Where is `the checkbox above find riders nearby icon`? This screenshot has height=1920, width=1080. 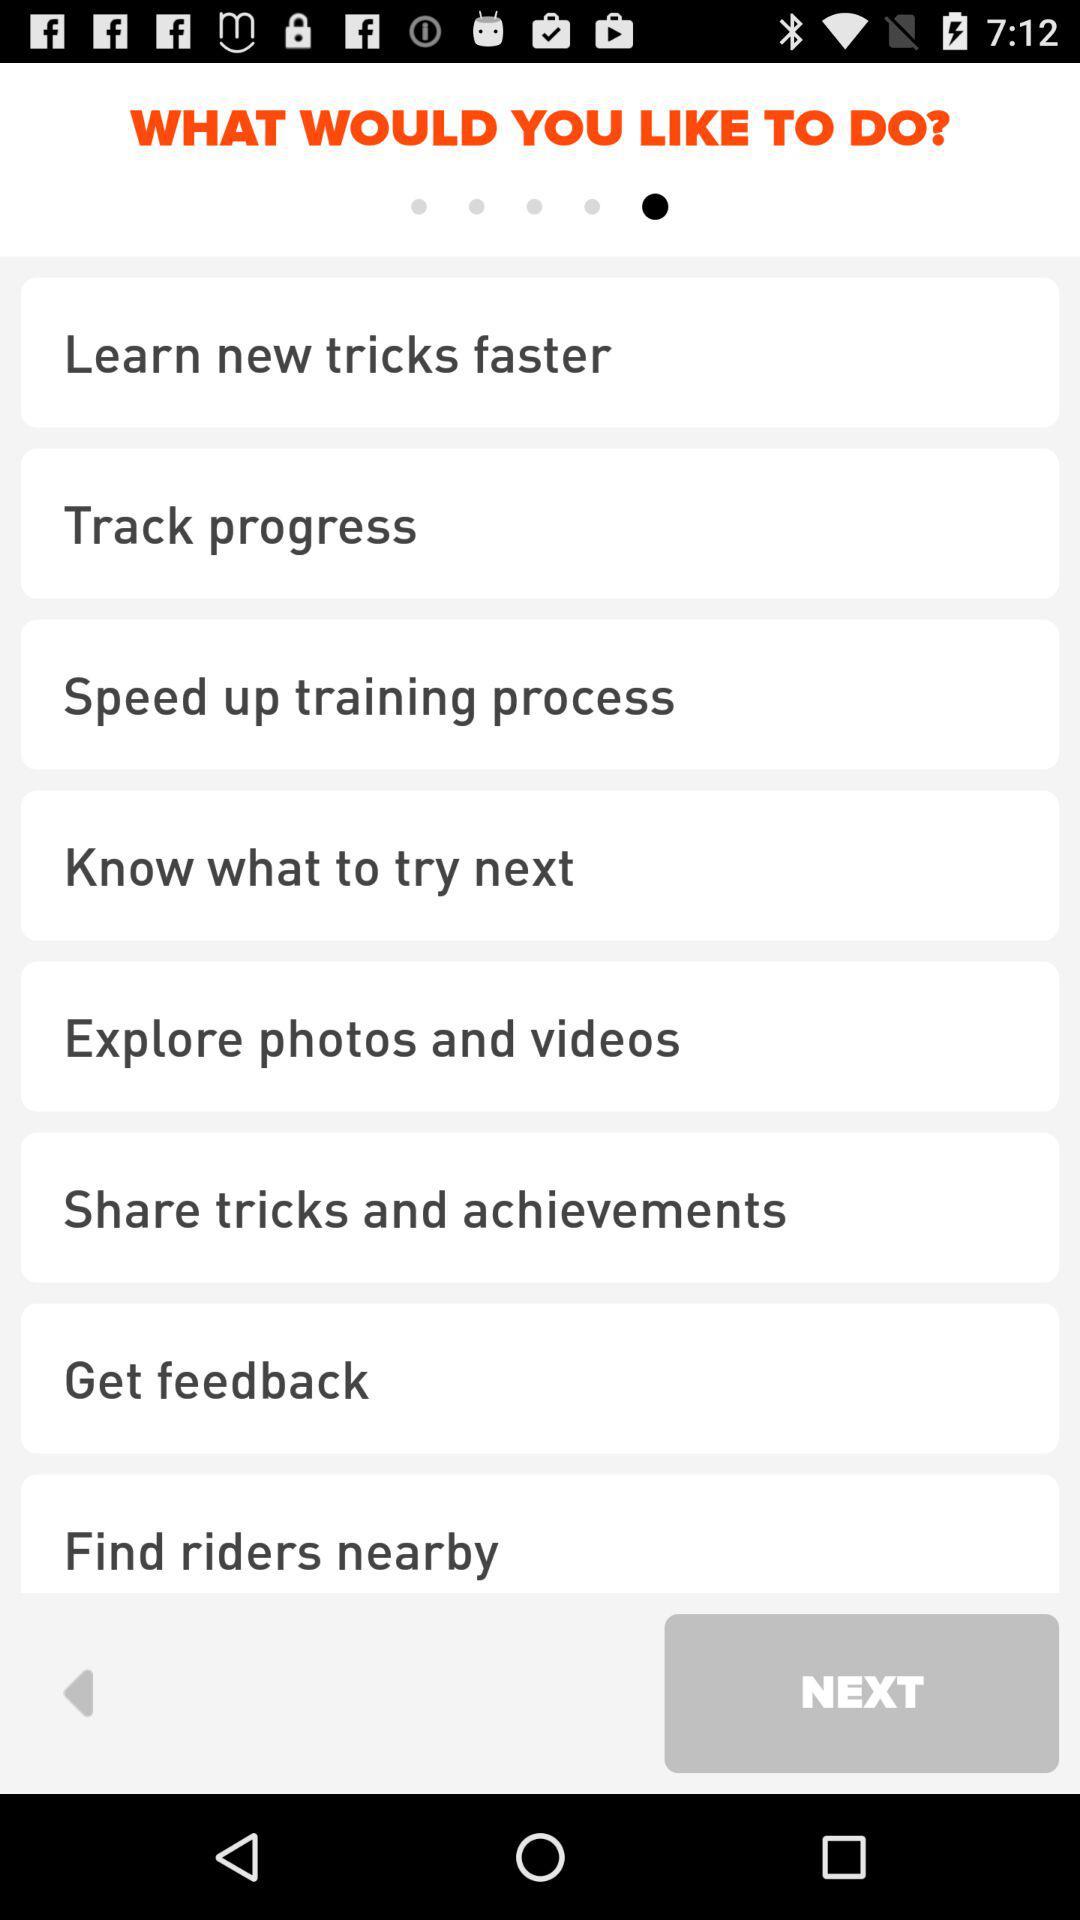 the checkbox above find riders nearby icon is located at coordinates (540, 1377).